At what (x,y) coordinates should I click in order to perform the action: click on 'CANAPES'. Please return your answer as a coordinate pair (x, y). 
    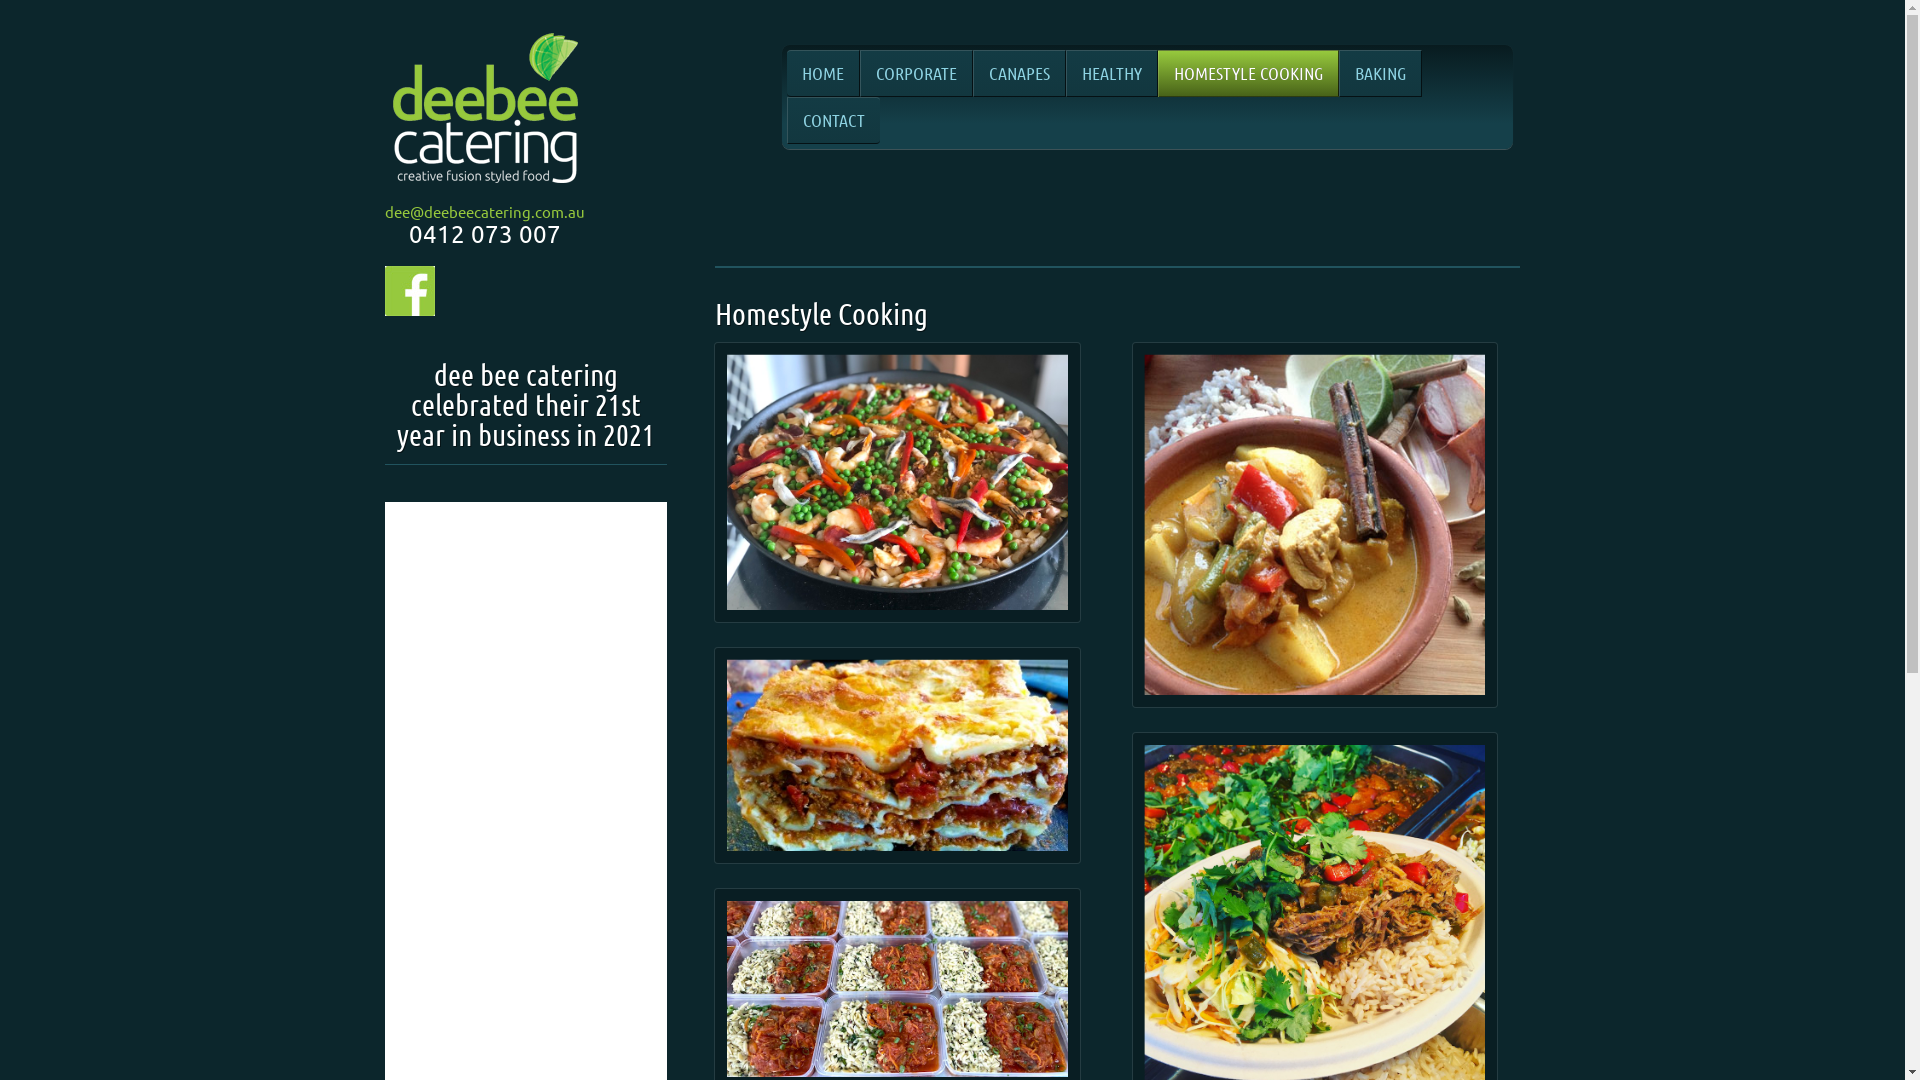
    Looking at the image, I should click on (1019, 72).